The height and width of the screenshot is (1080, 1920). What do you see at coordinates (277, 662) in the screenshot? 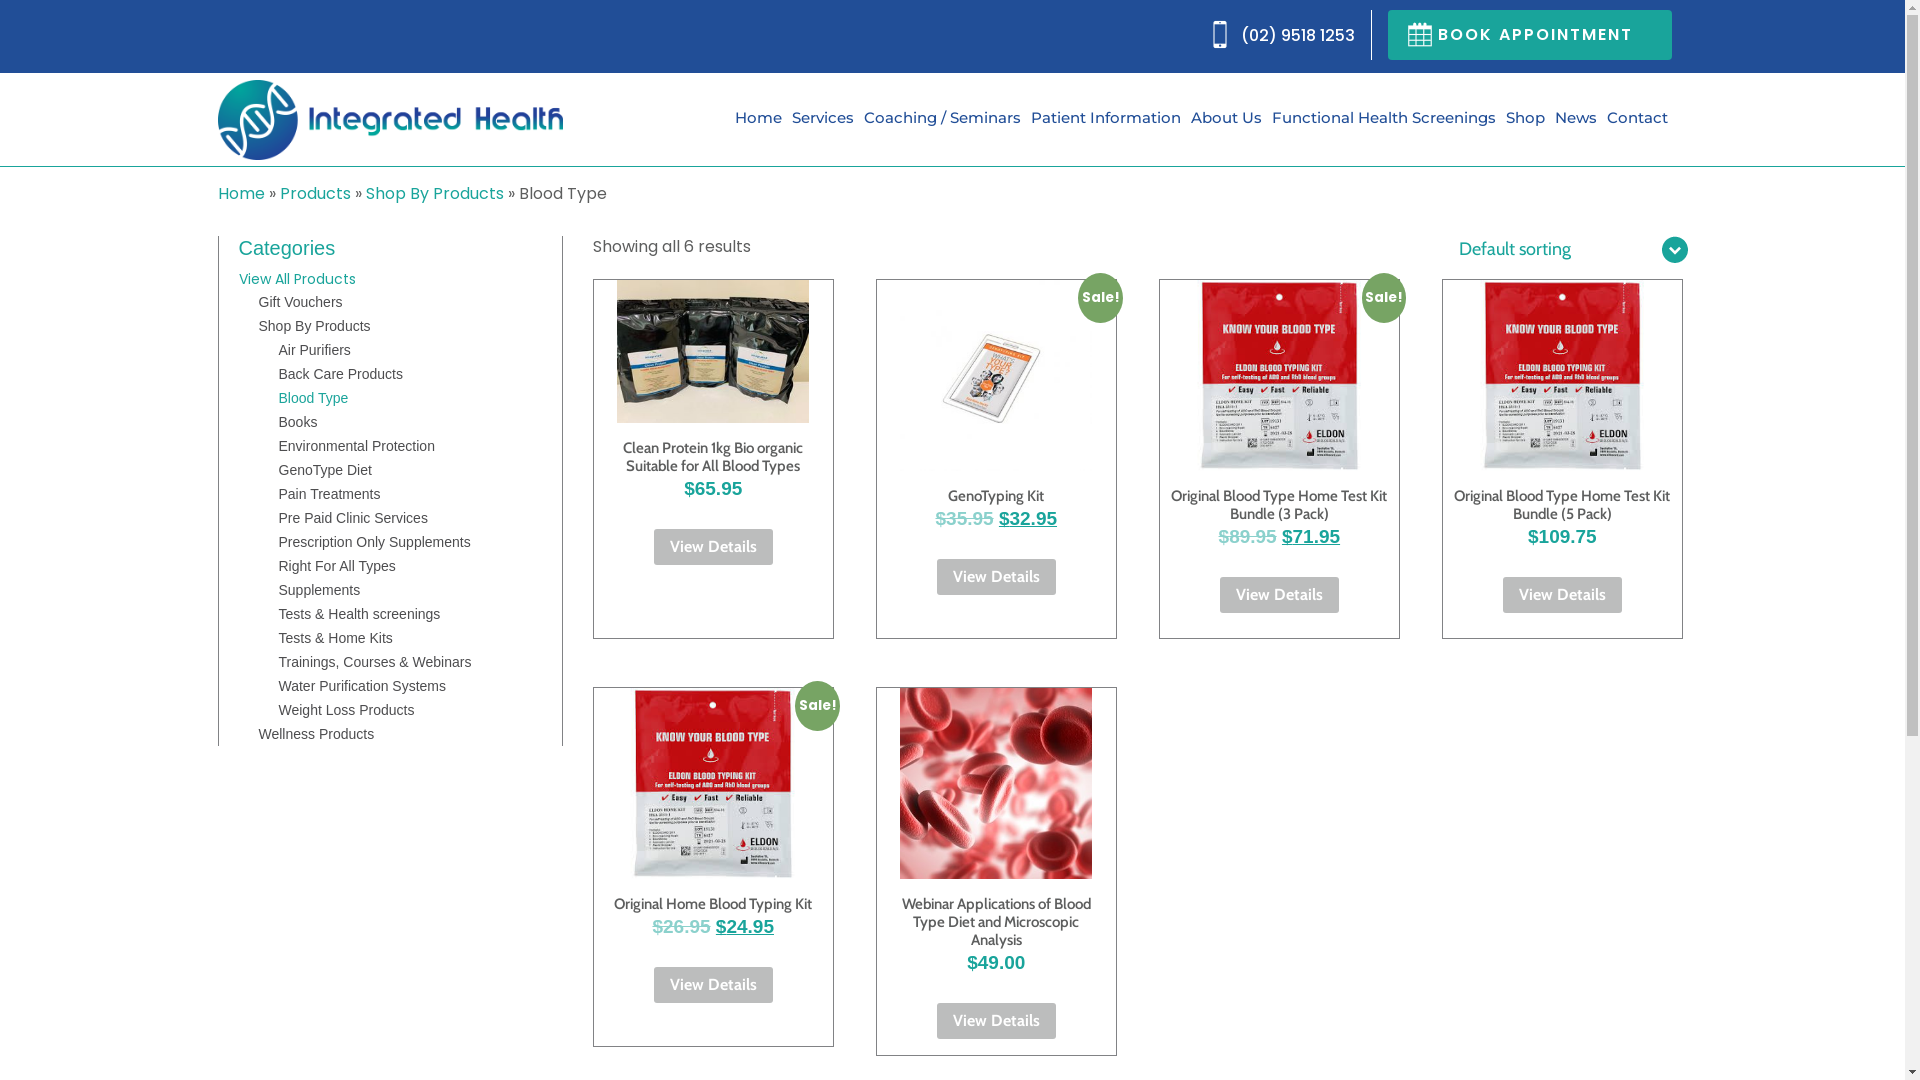
I see `'Trainings, Courses & Webinars'` at bounding box center [277, 662].